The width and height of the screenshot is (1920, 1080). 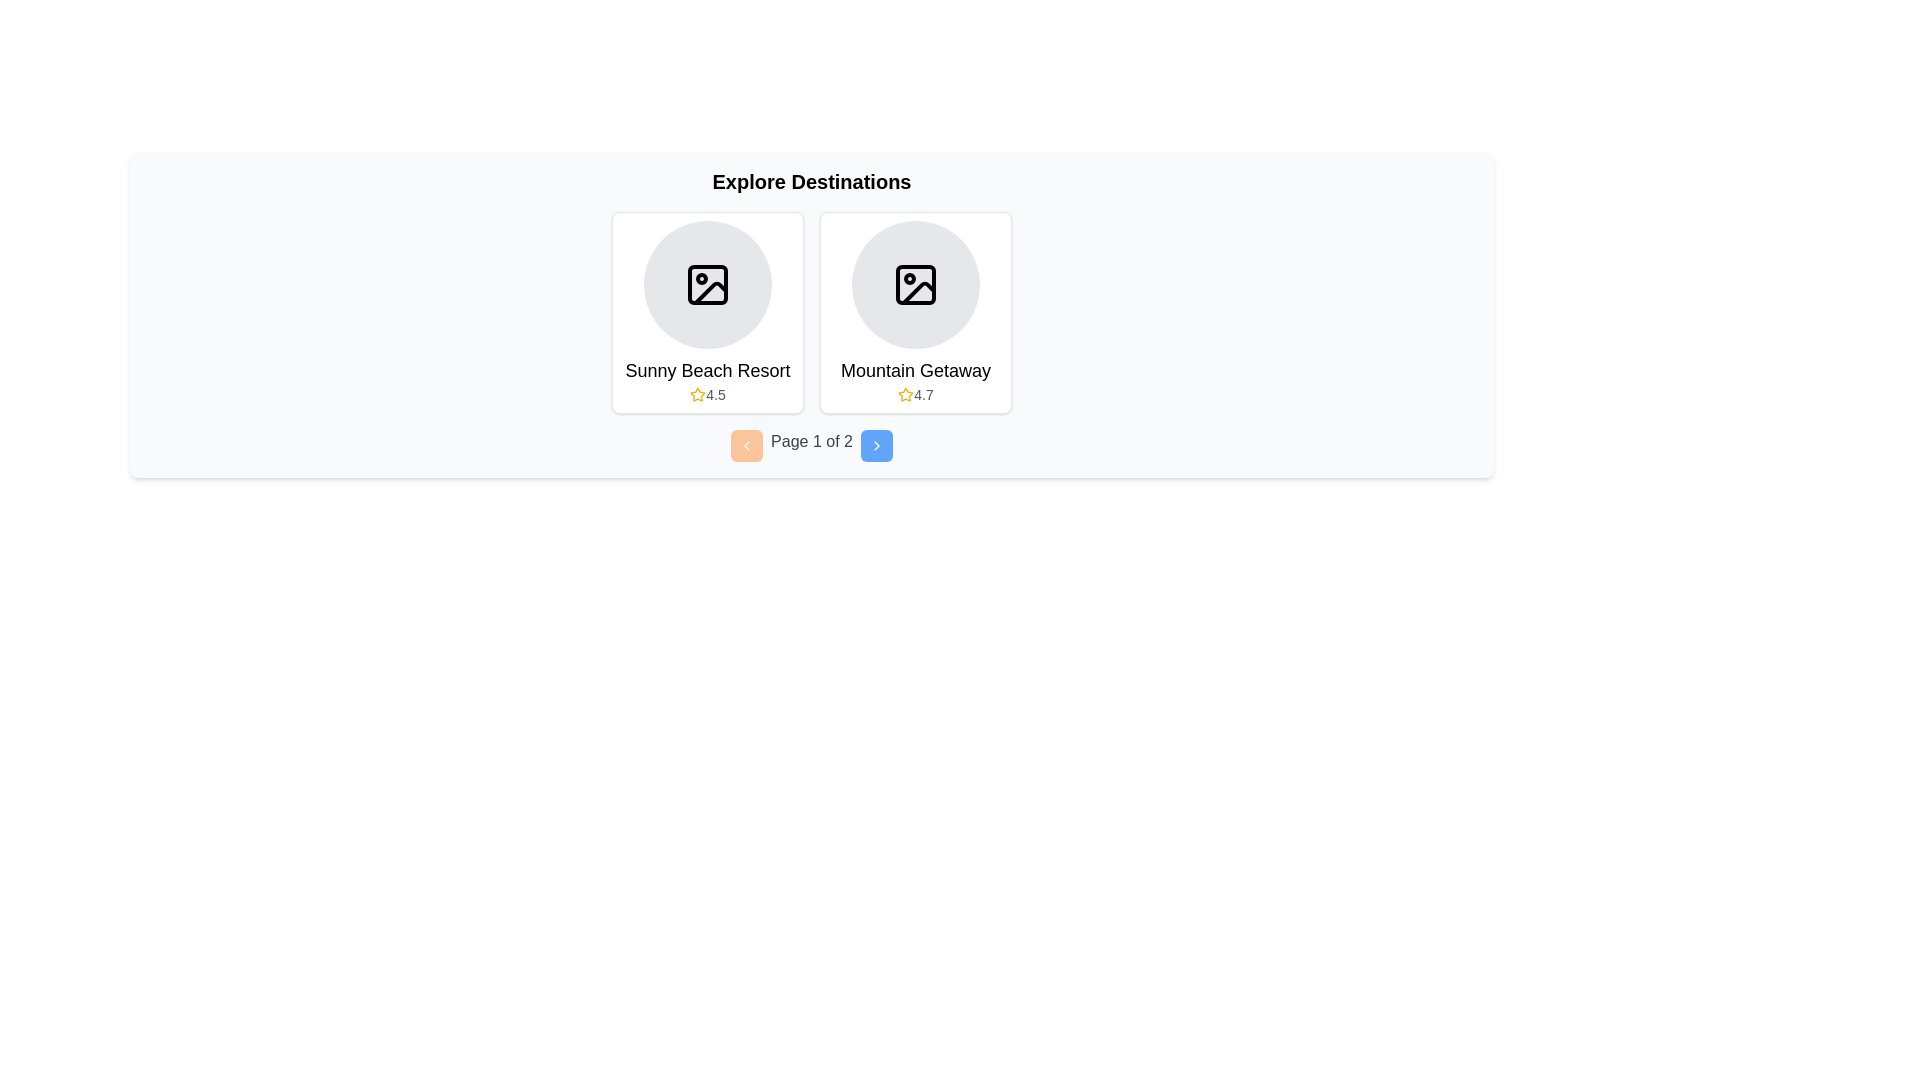 I want to click on the Rating label displaying '4.7' with a yellow star icon, located at the lower part of the 'Mountain Getaway' card, so click(x=915, y=394).